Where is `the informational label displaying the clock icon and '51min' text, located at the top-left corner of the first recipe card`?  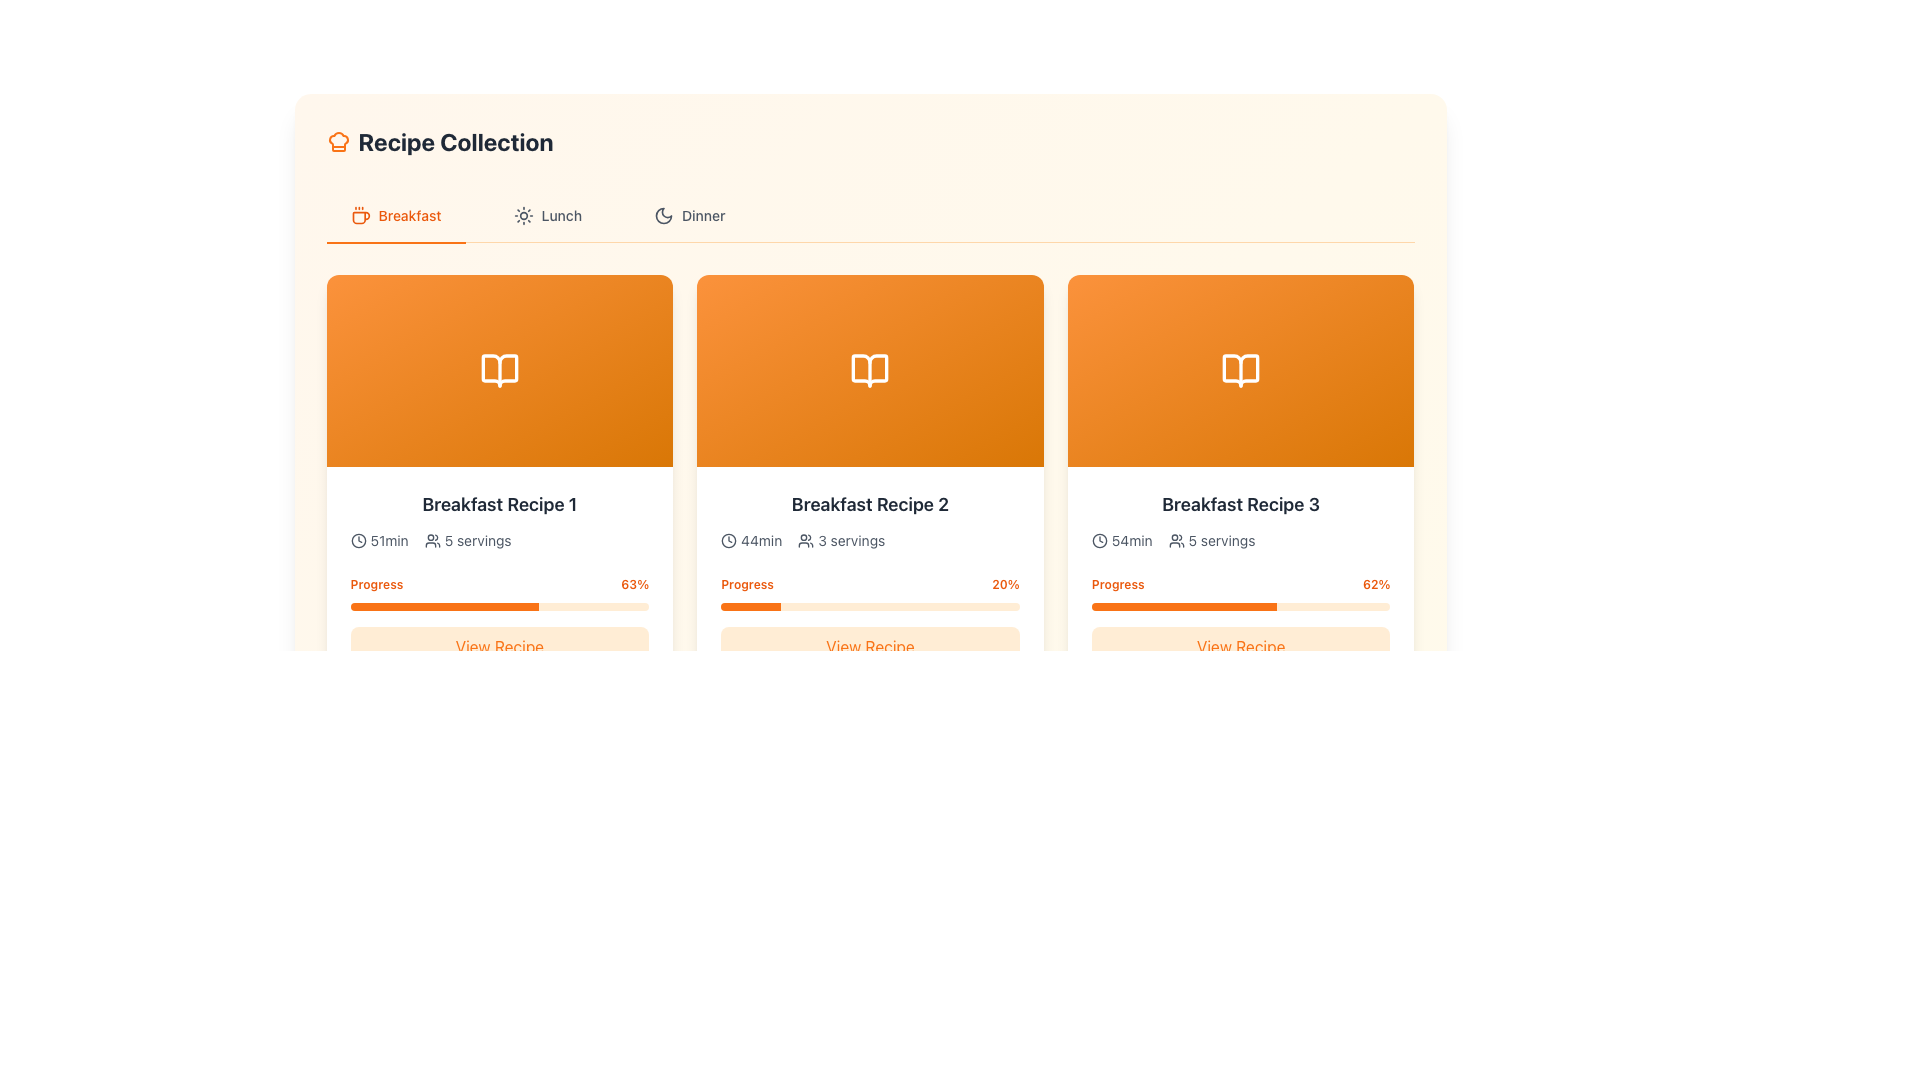
the informational label displaying the clock icon and '51min' text, located at the top-left corner of the first recipe card is located at coordinates (379, 540).